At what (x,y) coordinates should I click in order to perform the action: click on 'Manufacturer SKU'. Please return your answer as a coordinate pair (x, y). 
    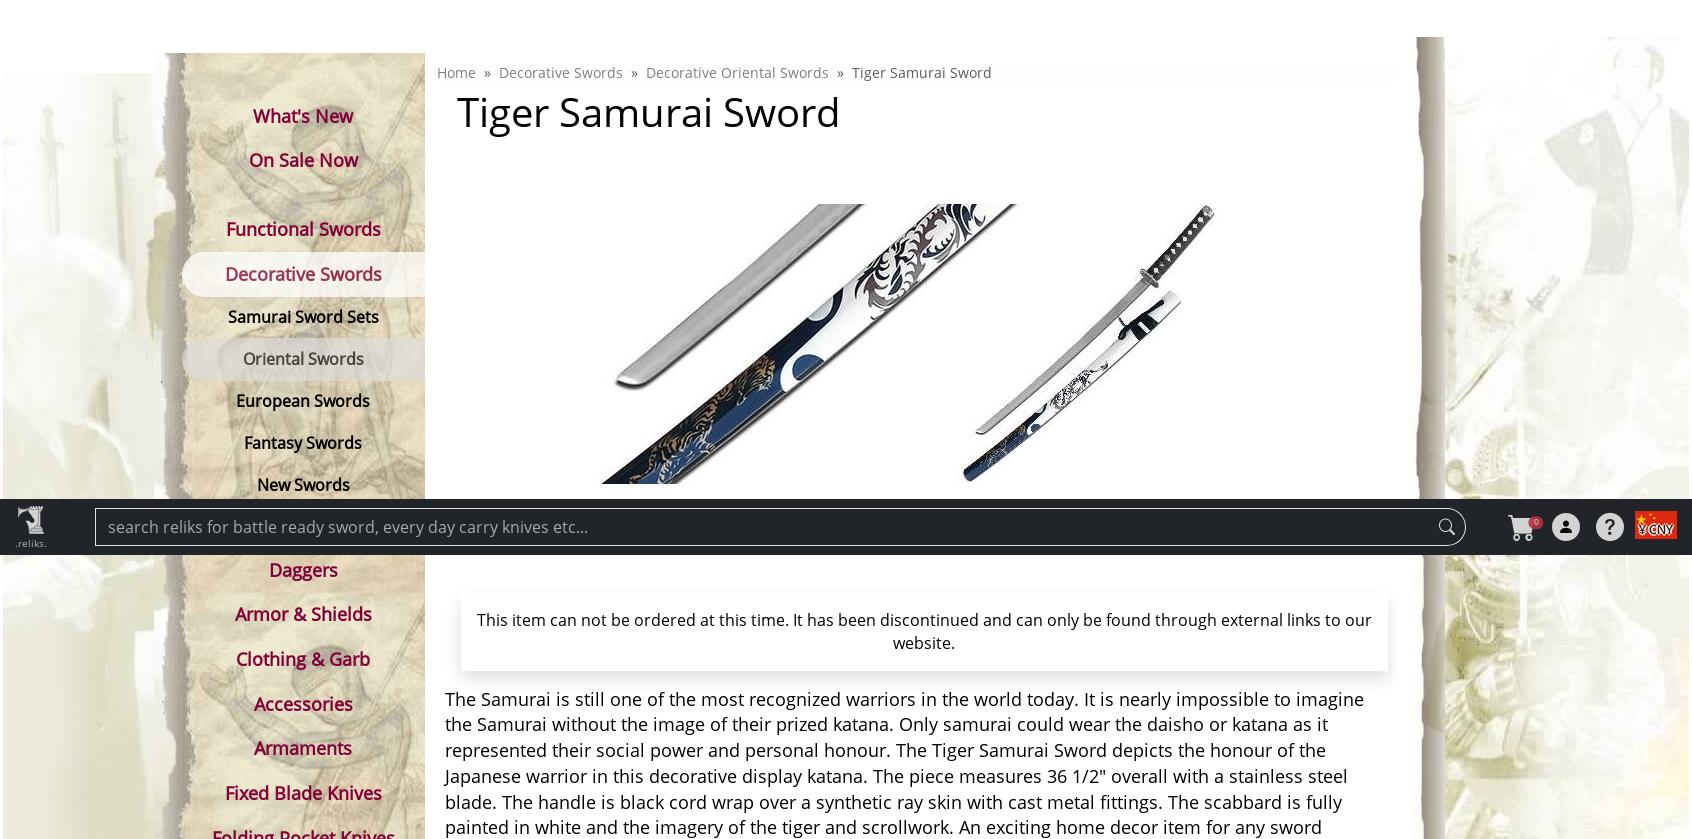
    Looking at the image, I should click on (521, 733).